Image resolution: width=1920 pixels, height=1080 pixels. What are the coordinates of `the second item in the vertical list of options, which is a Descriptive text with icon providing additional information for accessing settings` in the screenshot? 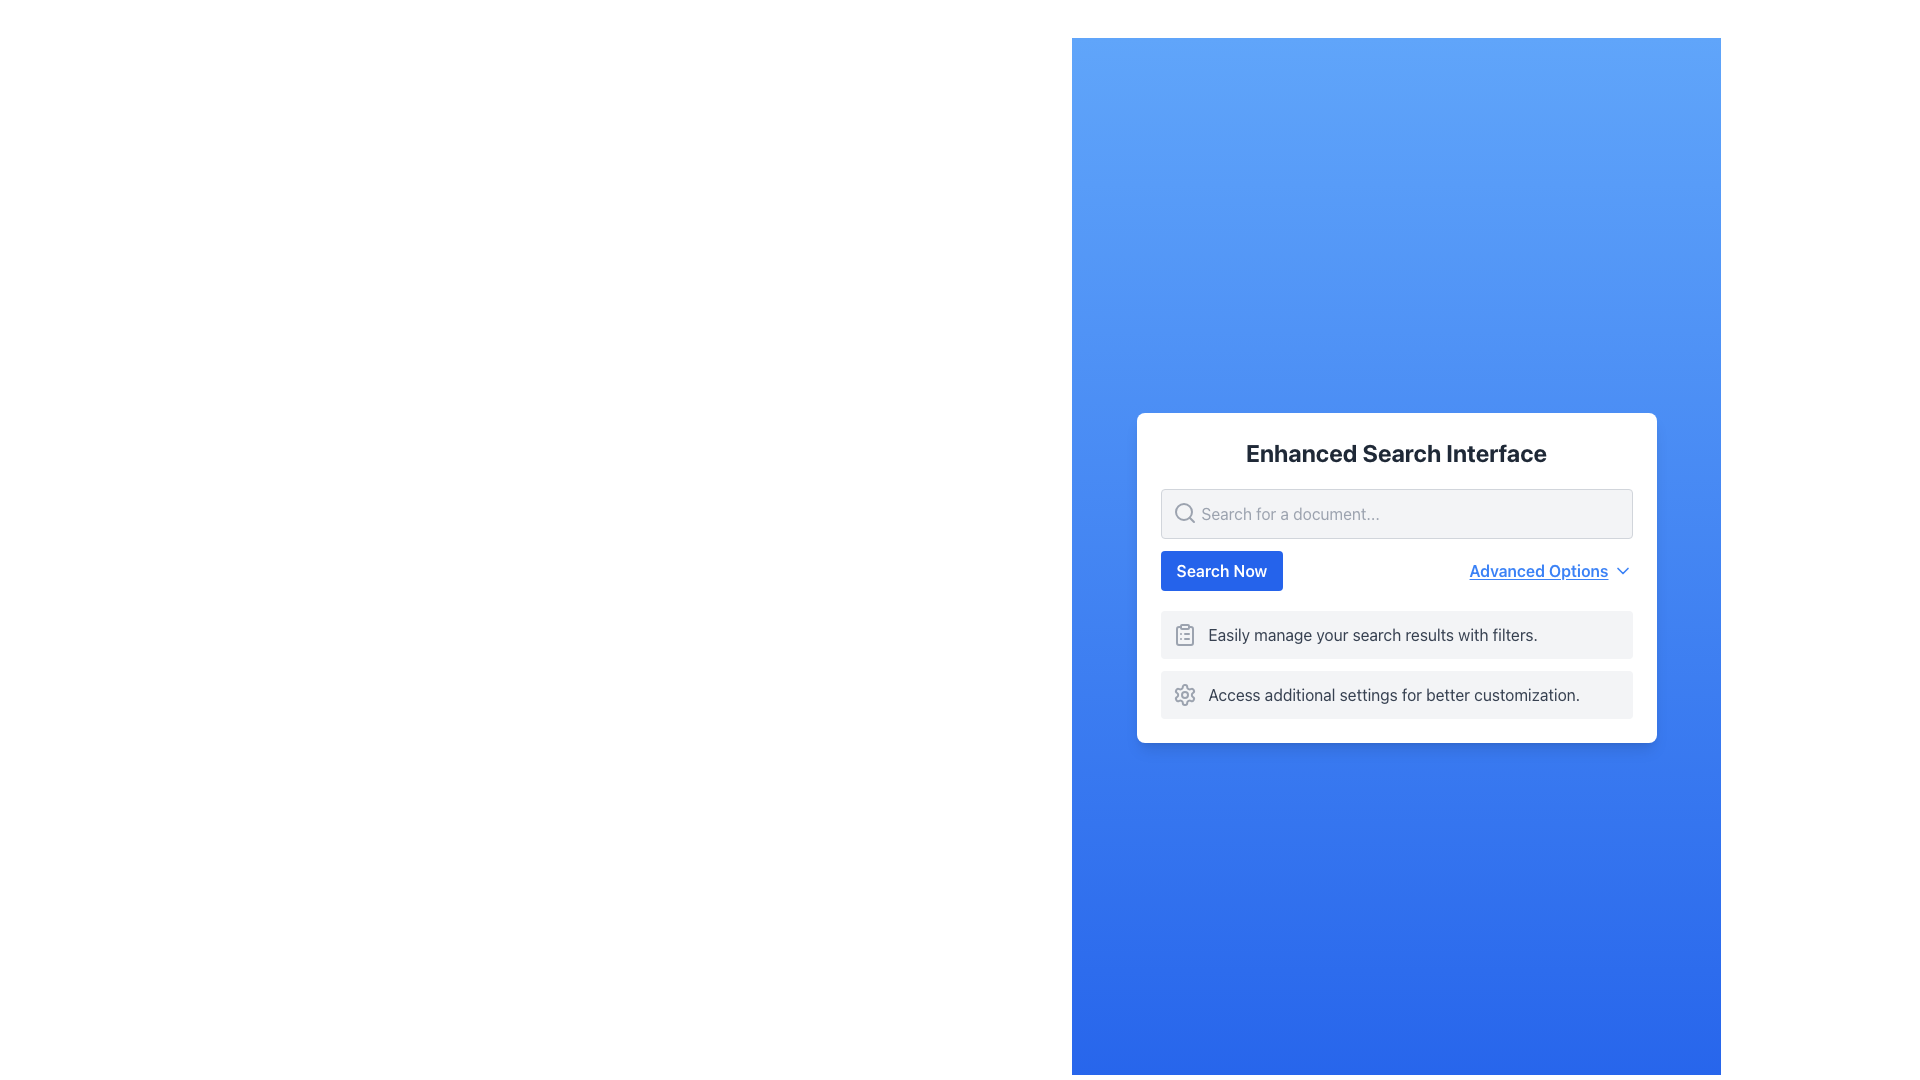 It's located at (1395, 693).